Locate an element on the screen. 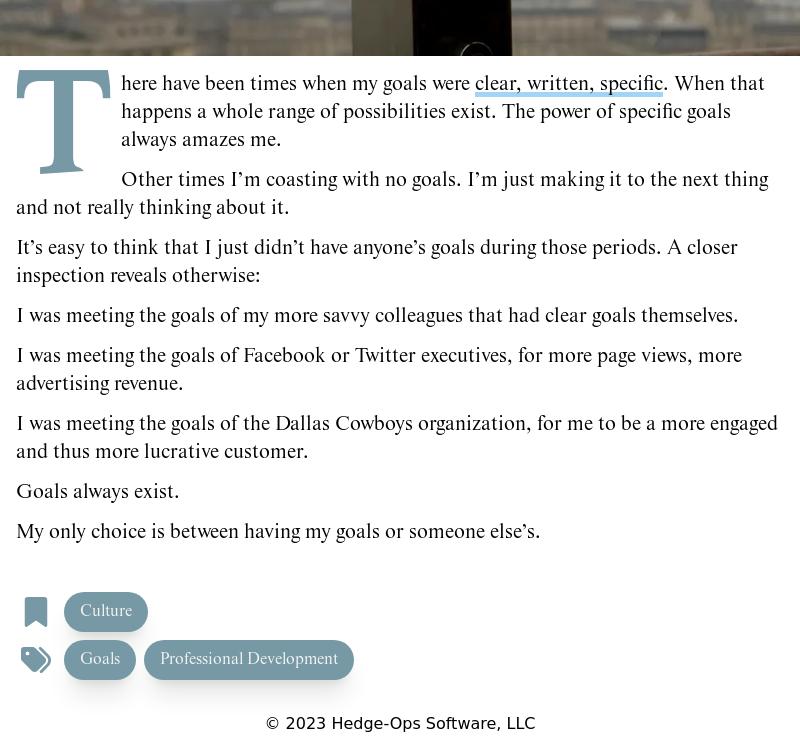 The width and height of the screenshot is (800, 736). 'I was meeting the goals of Facebook or Twitter executives, for more page views, more advertising revenue.' is located at coordinates (378, 368).